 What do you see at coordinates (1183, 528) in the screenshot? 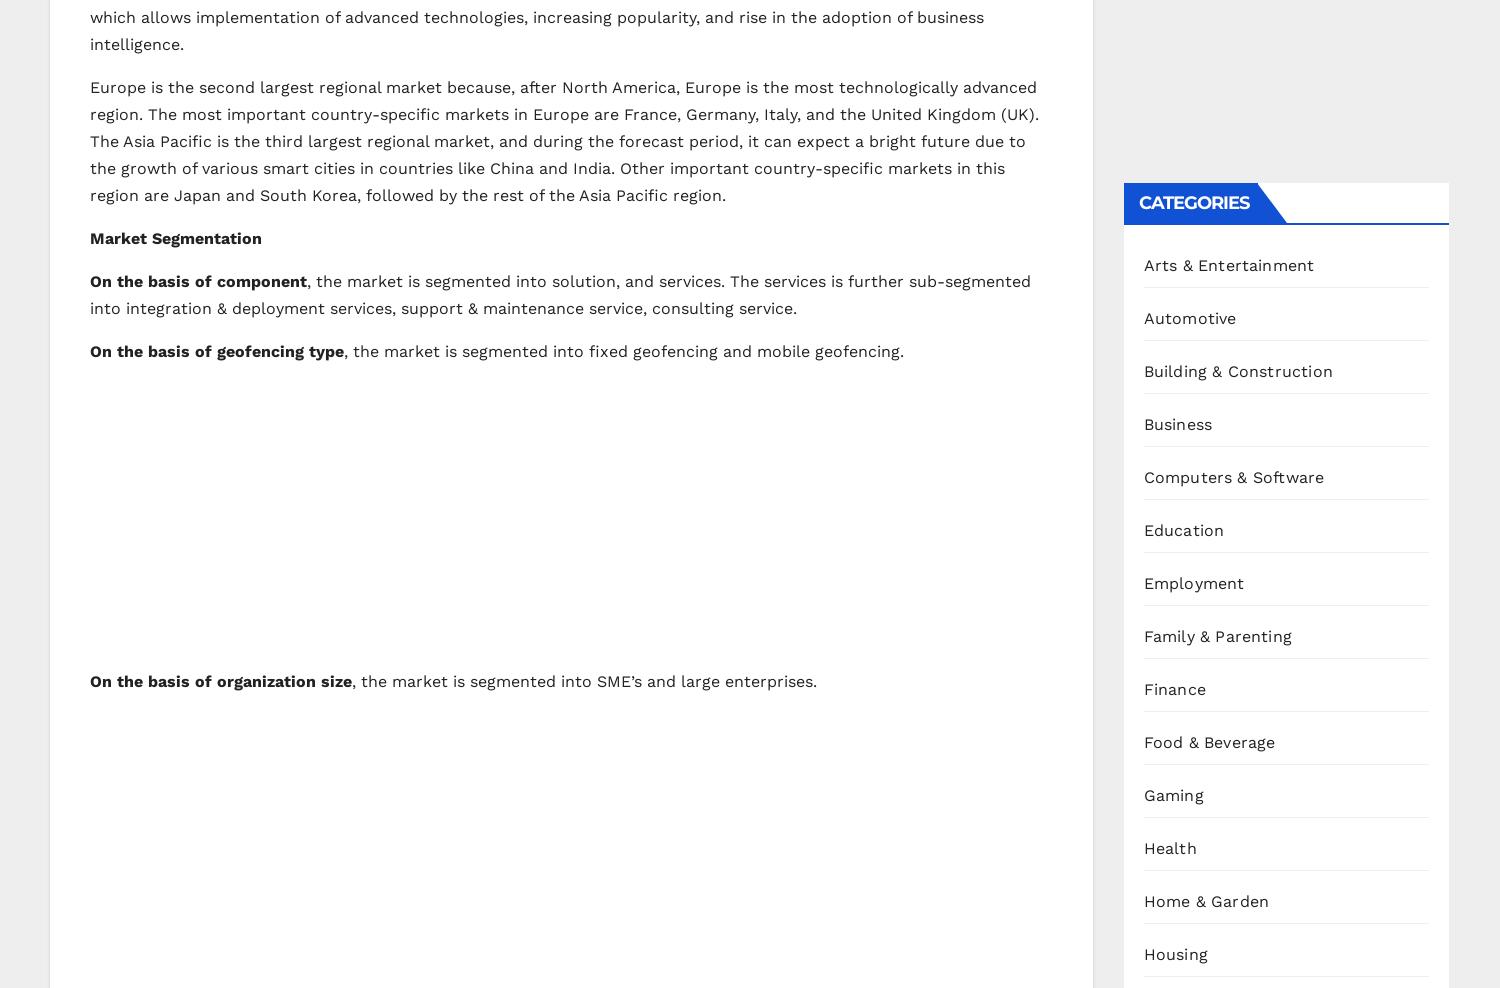
I see `'Education'` at bounding box center [1183, 528].